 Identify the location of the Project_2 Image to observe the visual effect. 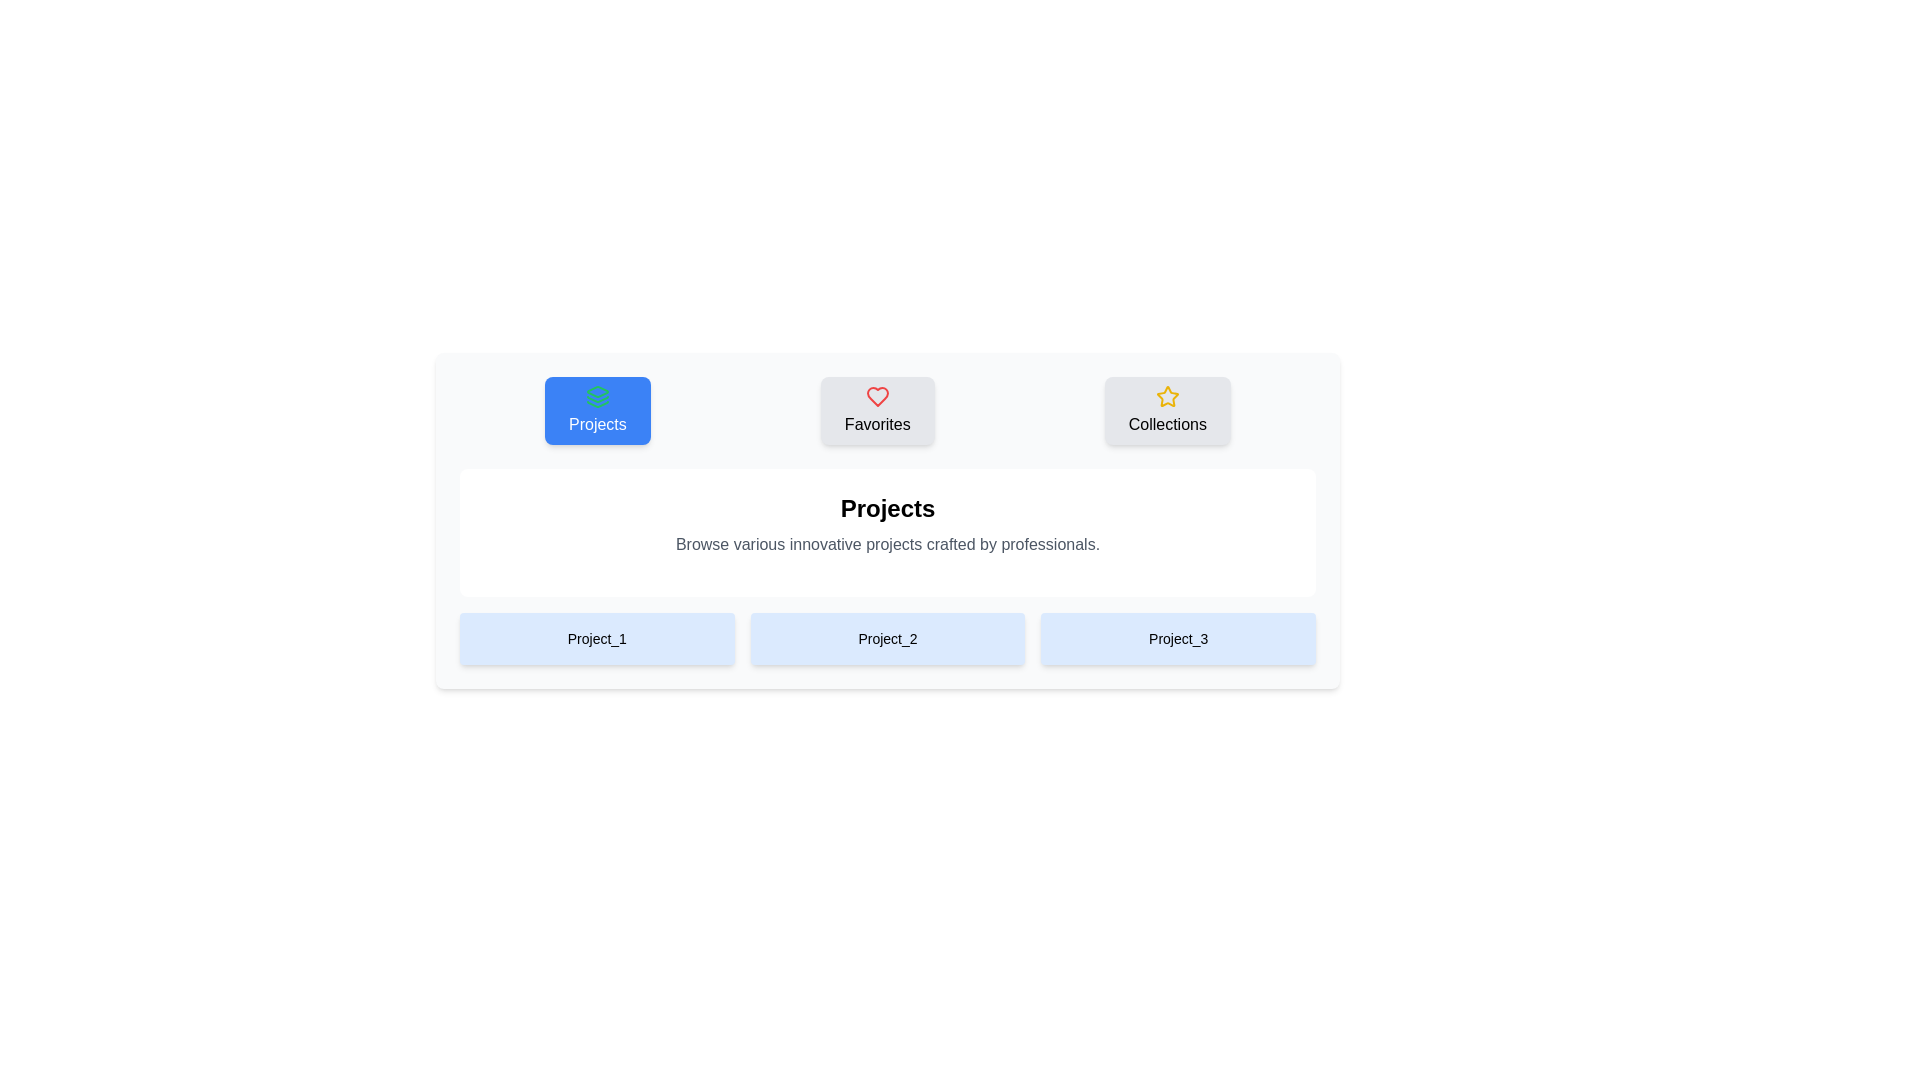
(887, 639).